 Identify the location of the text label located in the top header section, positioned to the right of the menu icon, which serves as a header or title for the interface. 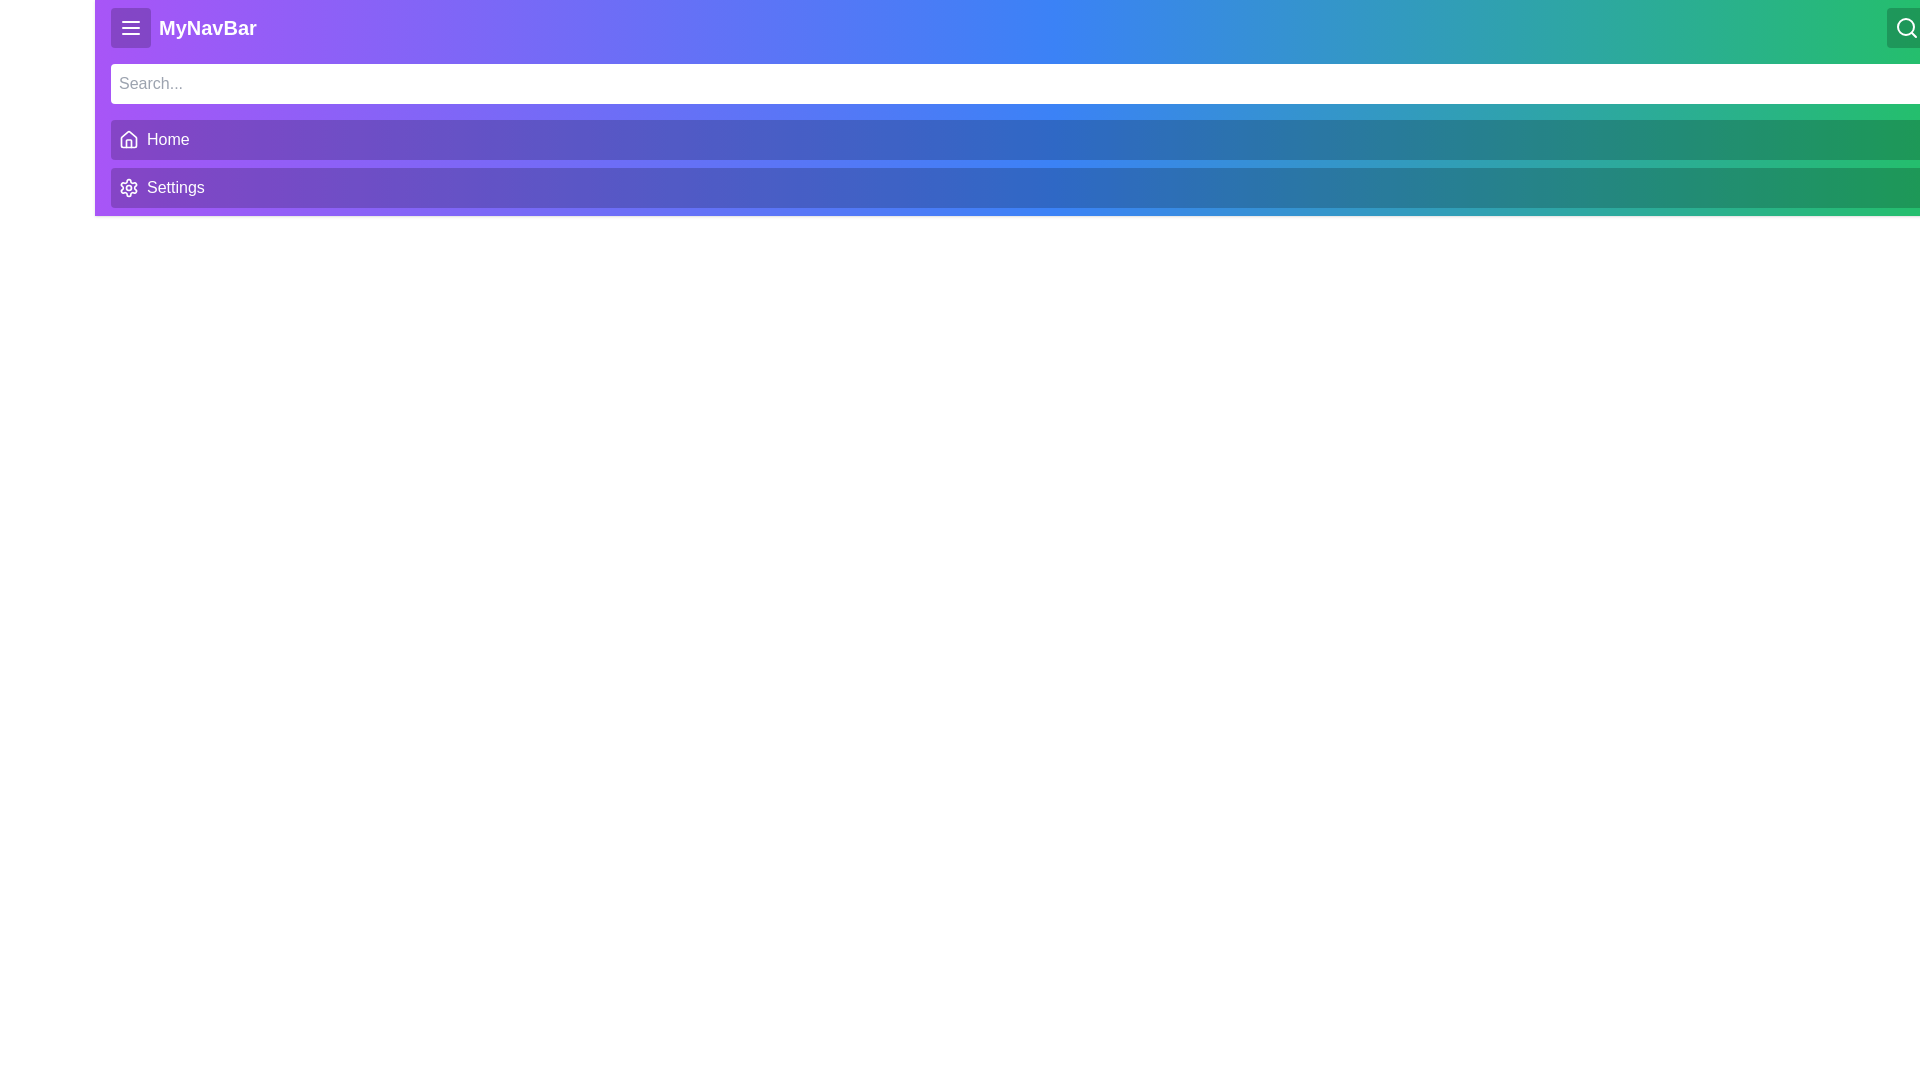
(207, 27).